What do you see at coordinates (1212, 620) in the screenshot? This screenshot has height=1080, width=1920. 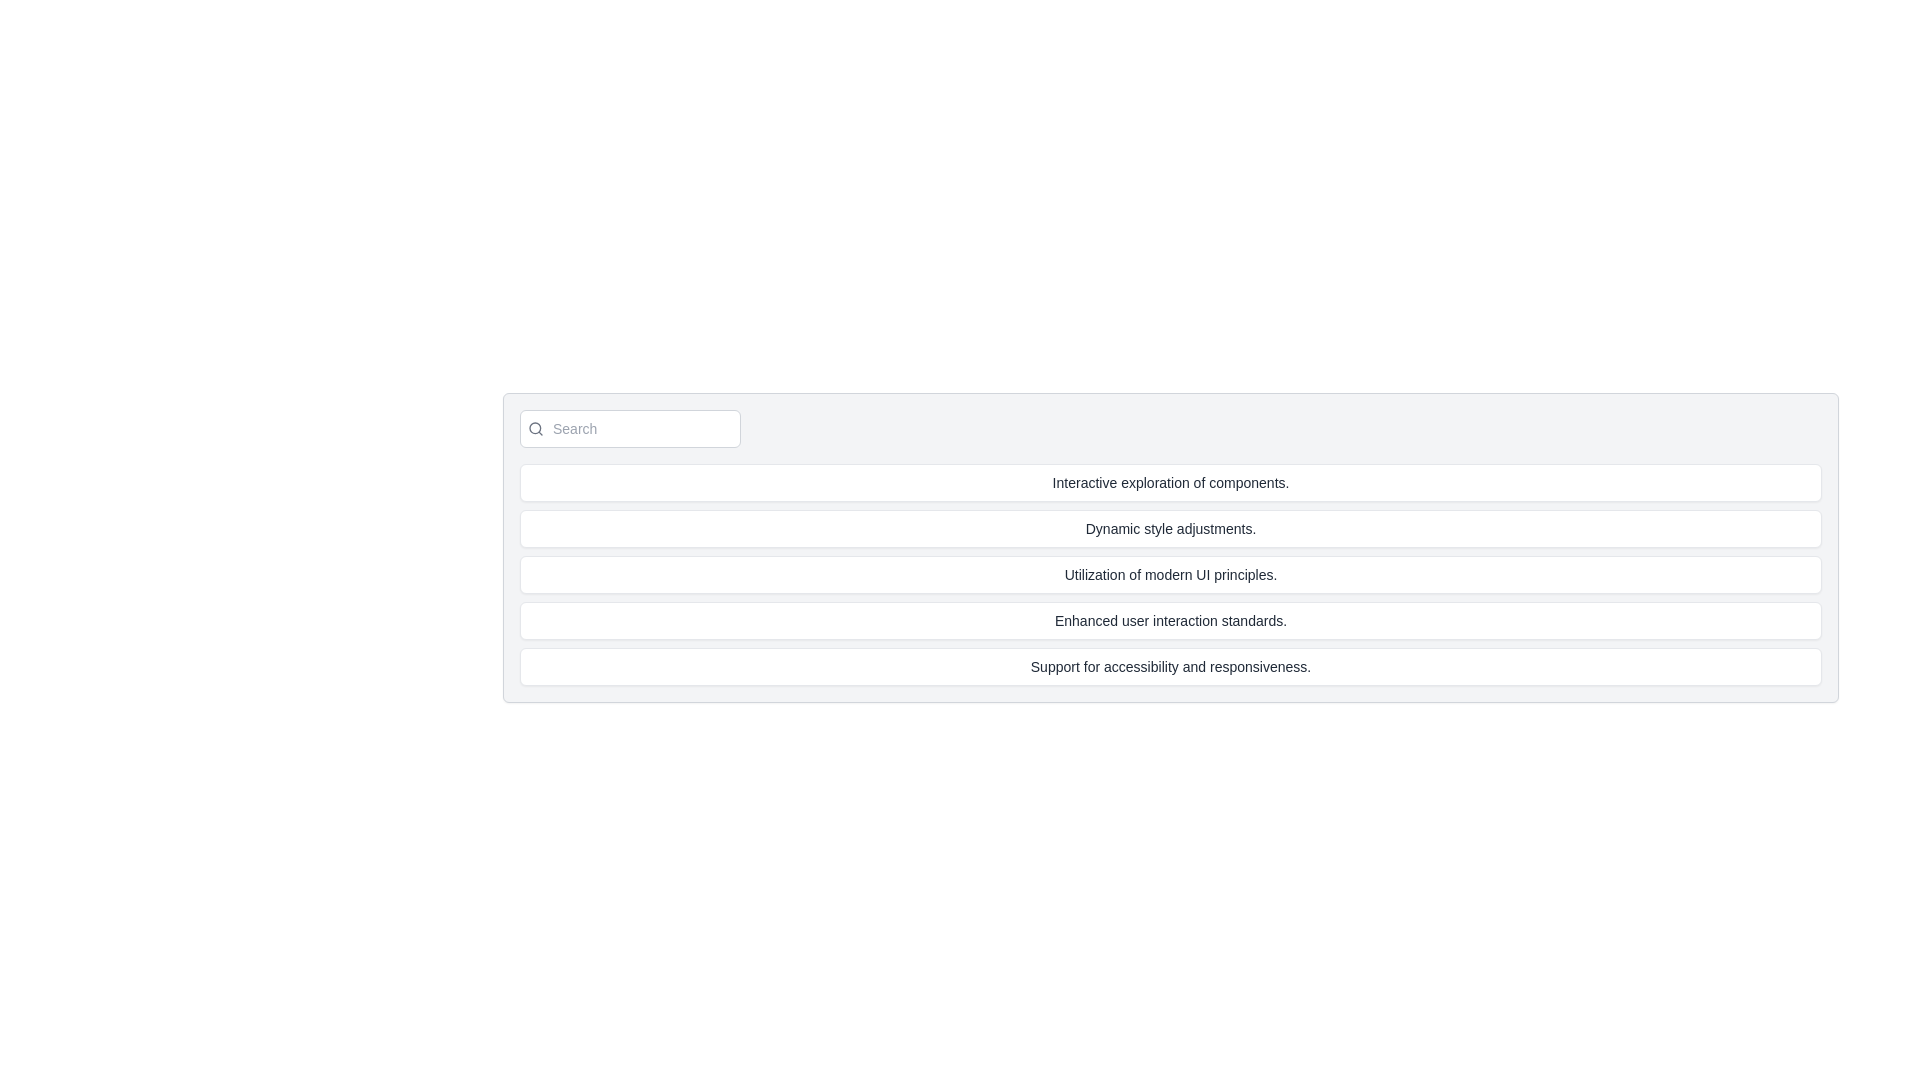 I see `the character 'n' in the phrase 'Enhanced user interaction standards.' which is positioned towards the end of the word 'interaction.'` at bounding box center [1212, 620].